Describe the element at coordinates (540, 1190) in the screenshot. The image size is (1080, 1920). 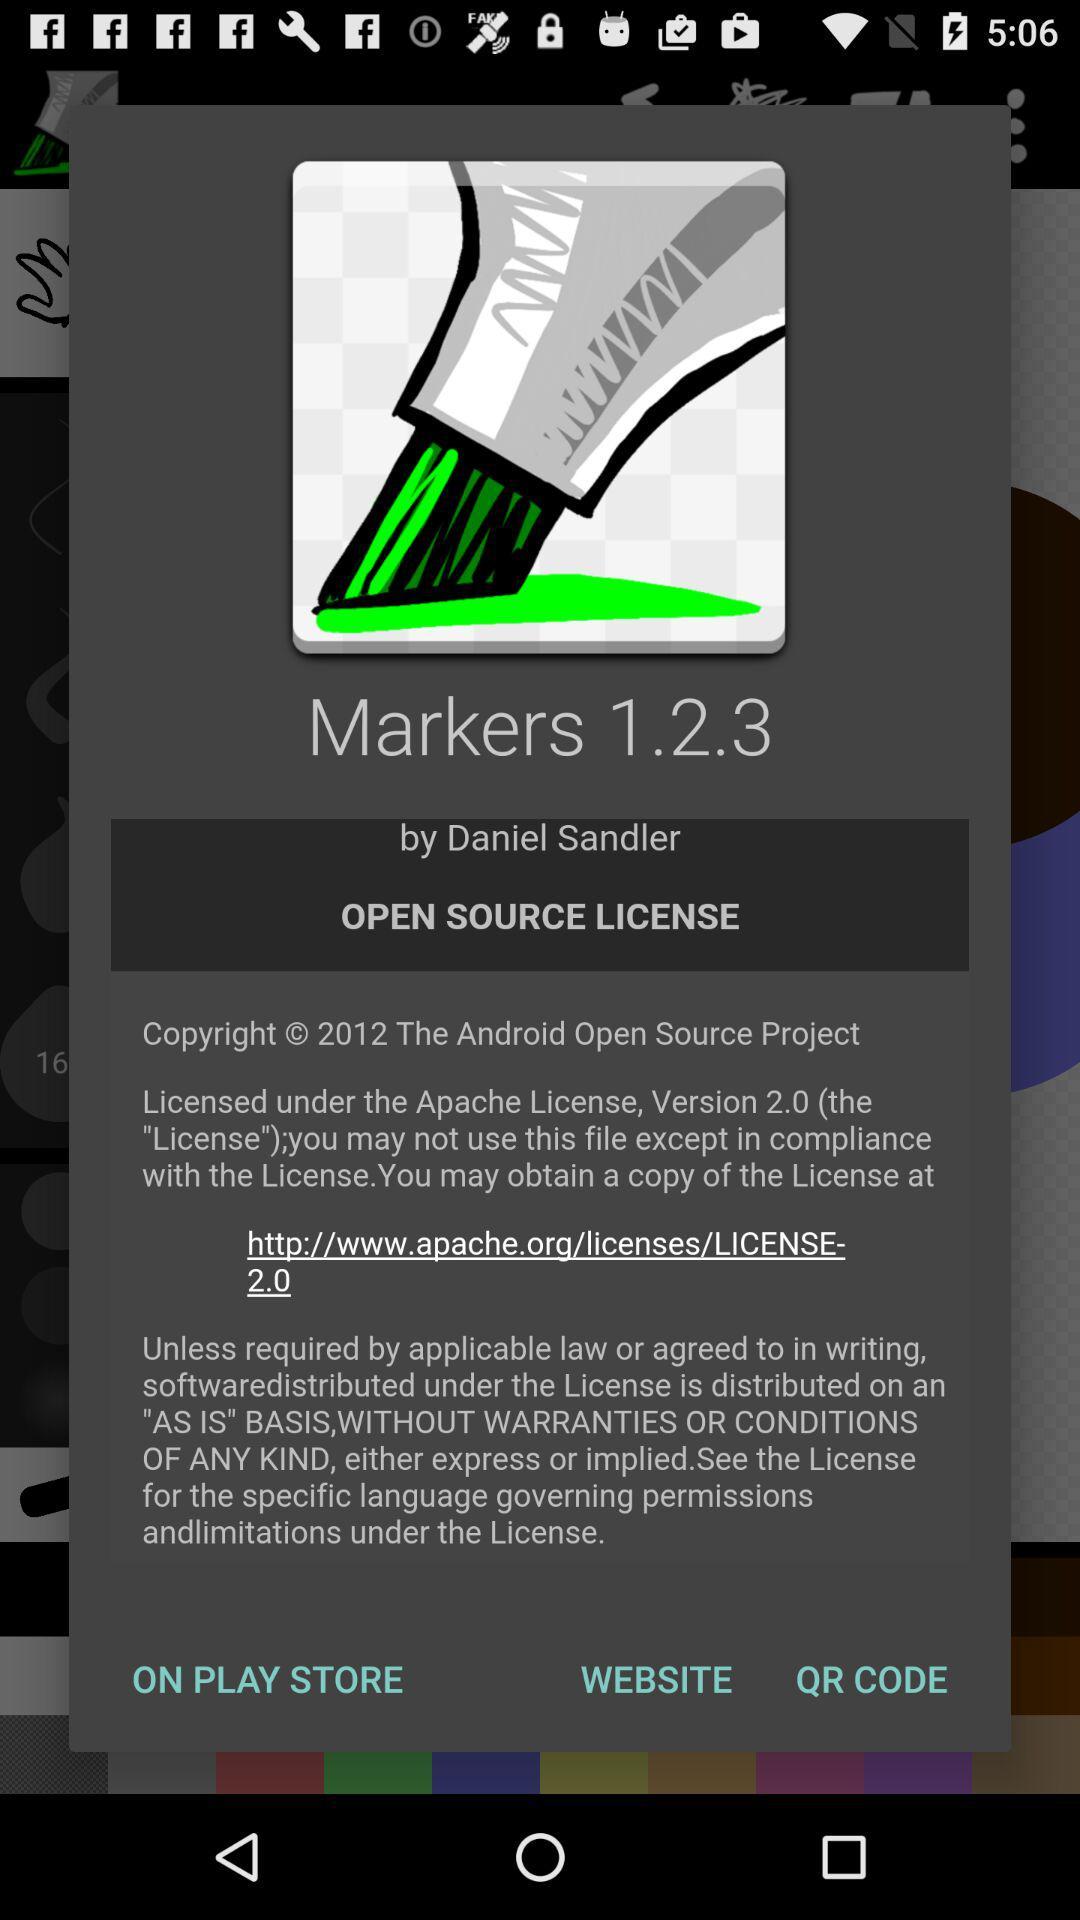
I see `permissions for using app` at that location.